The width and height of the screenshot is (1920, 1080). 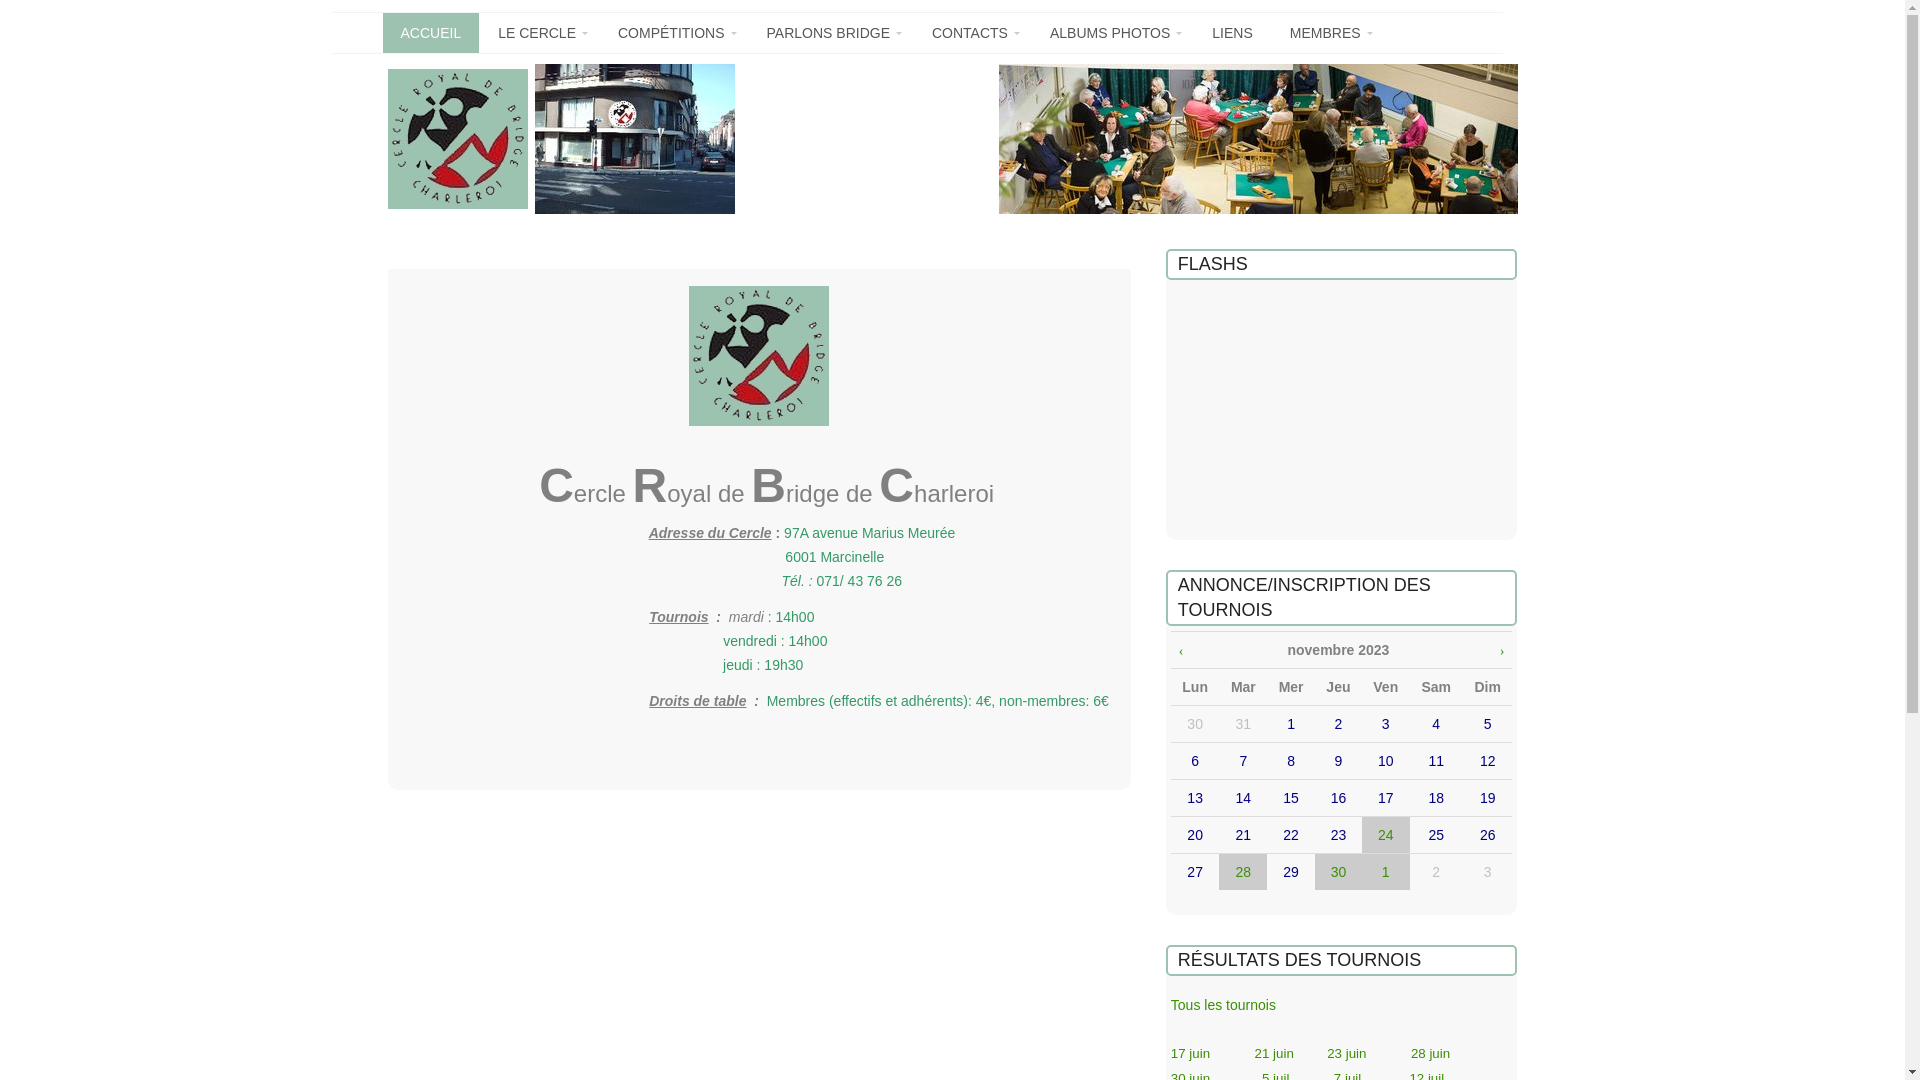 I want to click on '30', so click(x=1339, y=870).